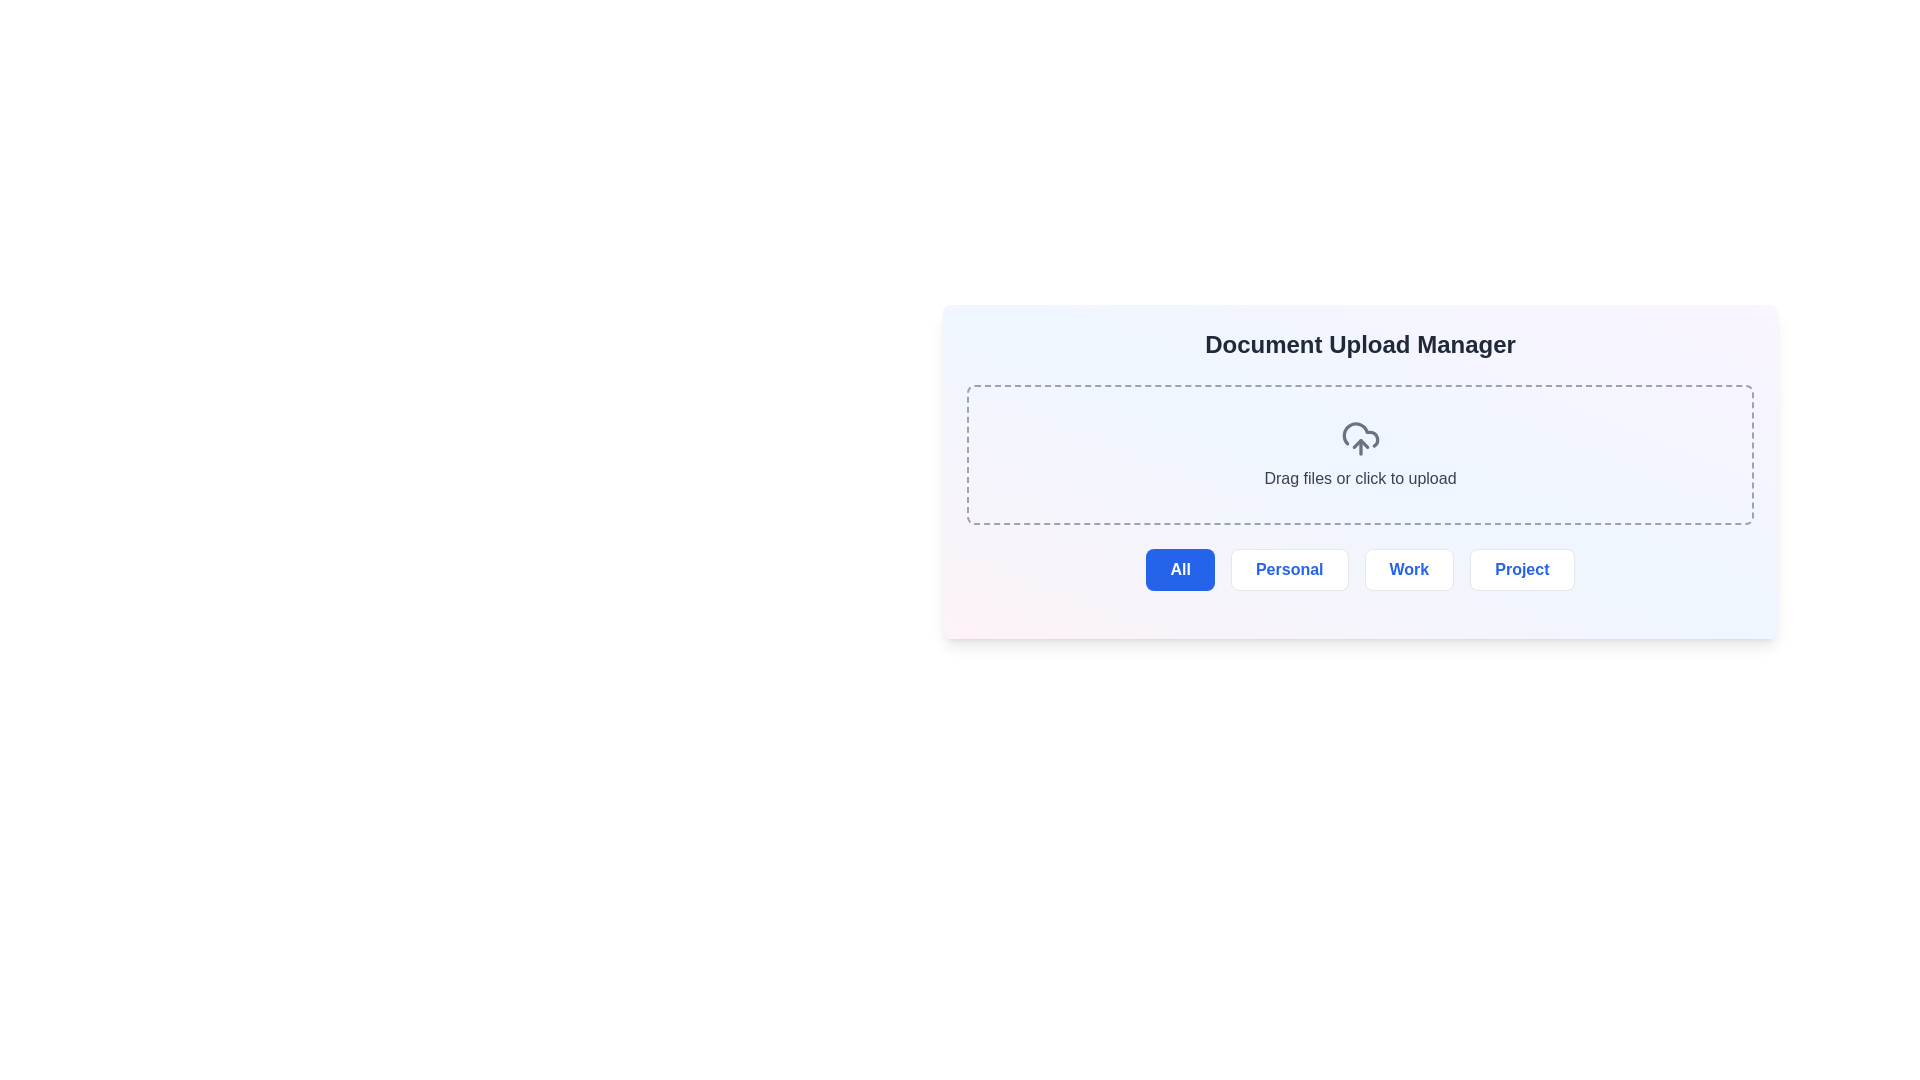 Image resolution: width=1920 pixels, height=1080 pixels. What do you see at coordinates (1360, 455) in the screenshot?
I see `the File upload area with a dashed border and cloud icon` at bounding box center [1360, 455].